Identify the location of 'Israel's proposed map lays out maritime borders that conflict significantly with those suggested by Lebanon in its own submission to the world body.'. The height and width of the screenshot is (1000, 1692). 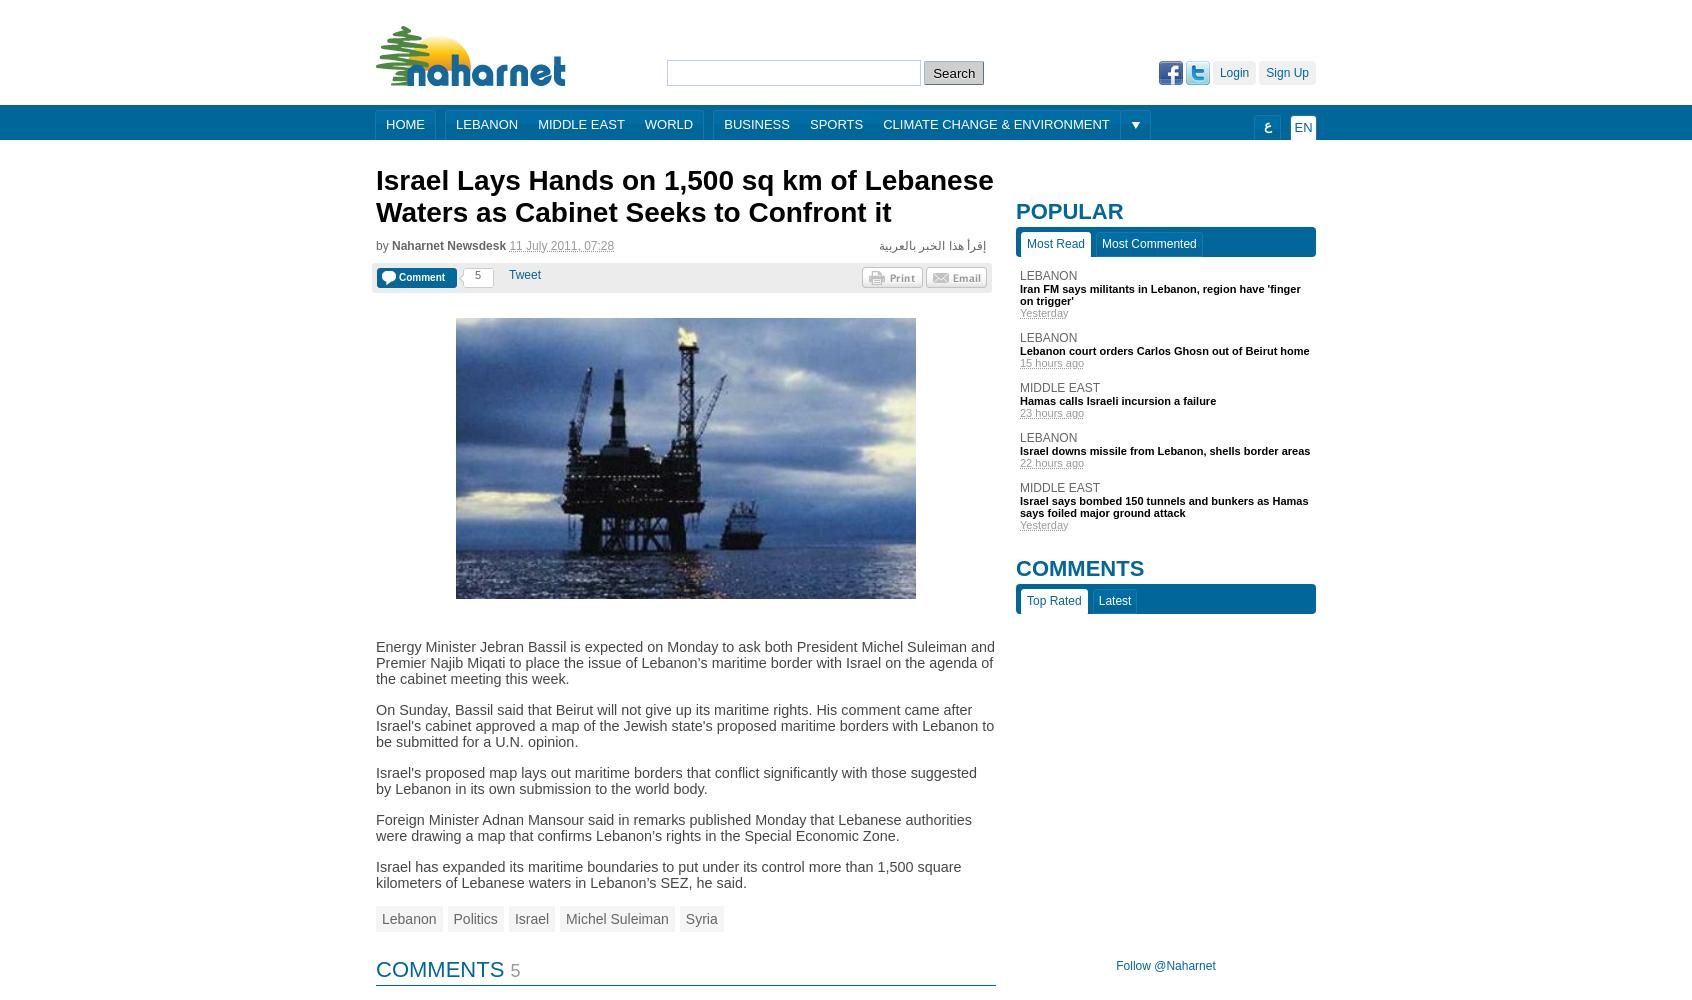
(676, 780).